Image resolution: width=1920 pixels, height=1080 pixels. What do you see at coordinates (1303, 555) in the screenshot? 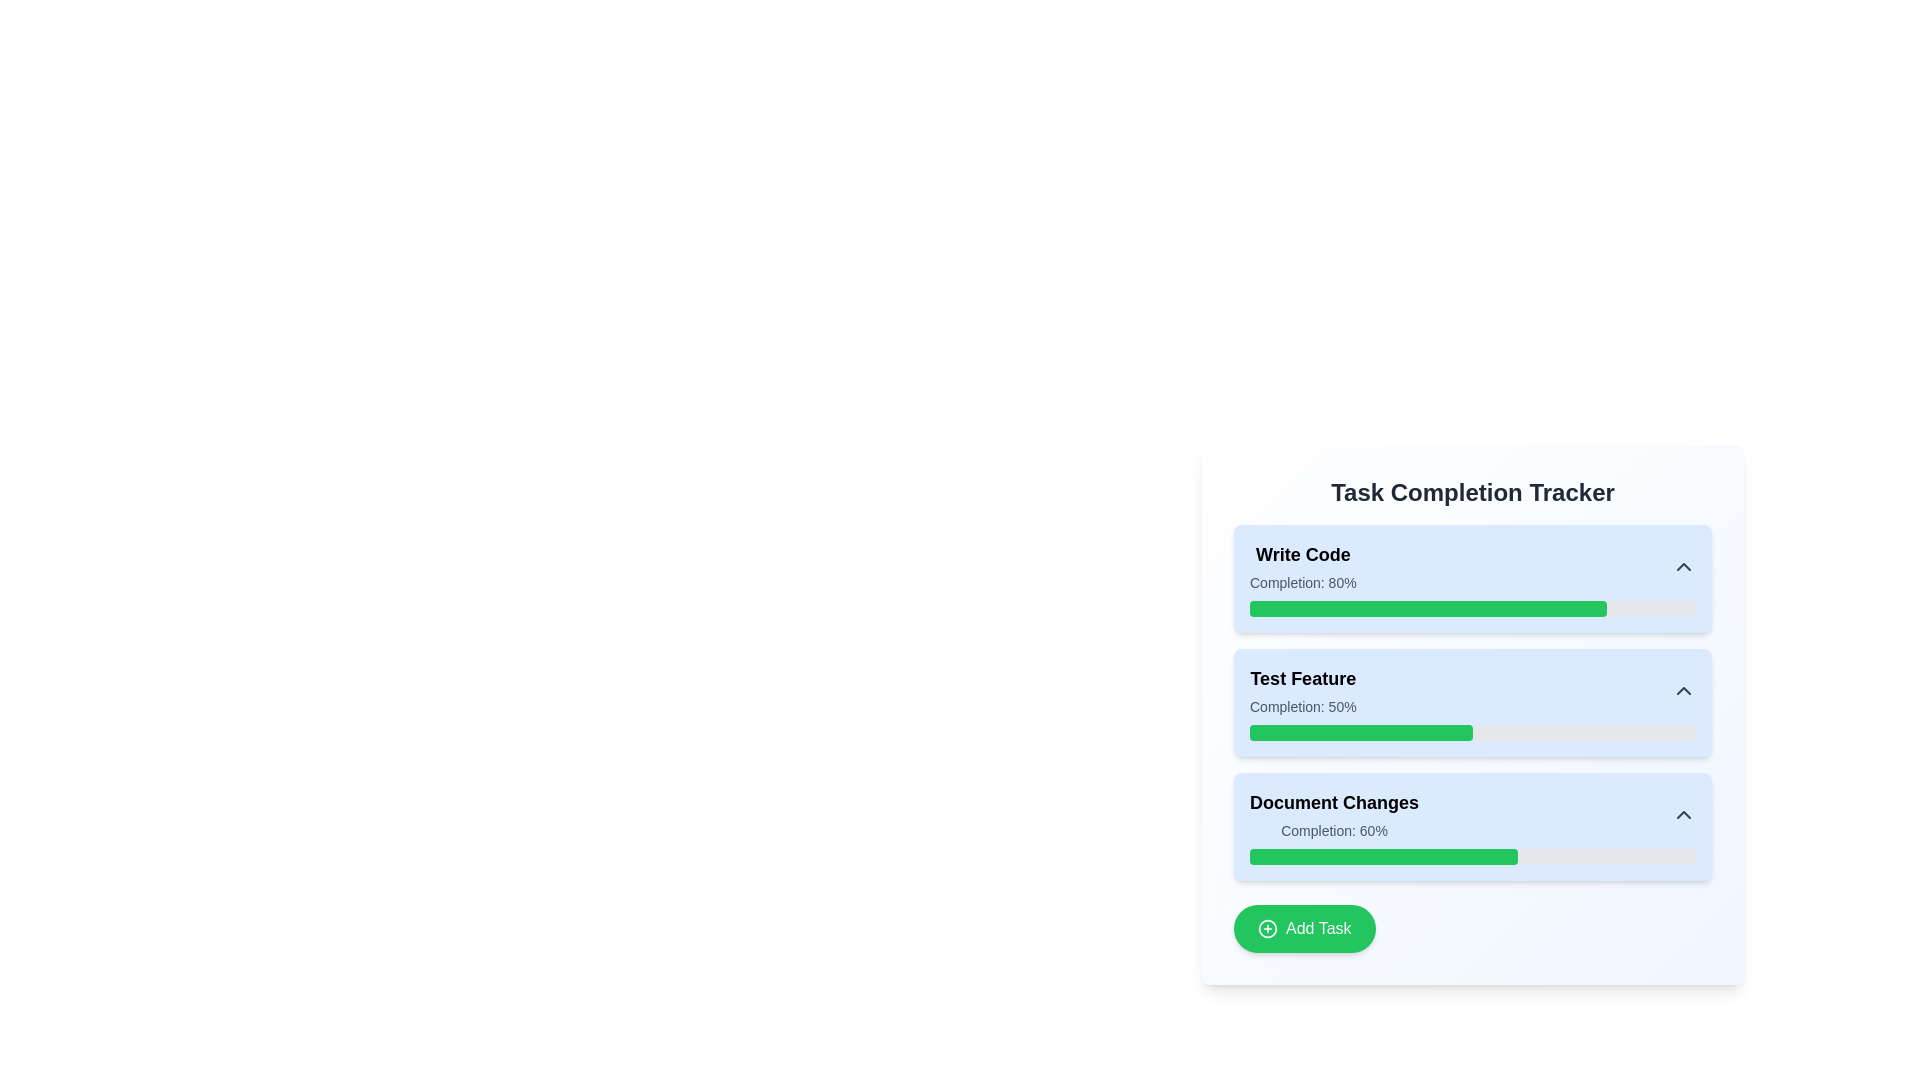
I see `the text label that reads 'Write Code', which is styled in a large, bold font and is positioned at the top of the module indicating task details` at bounding box center [1303, 555].